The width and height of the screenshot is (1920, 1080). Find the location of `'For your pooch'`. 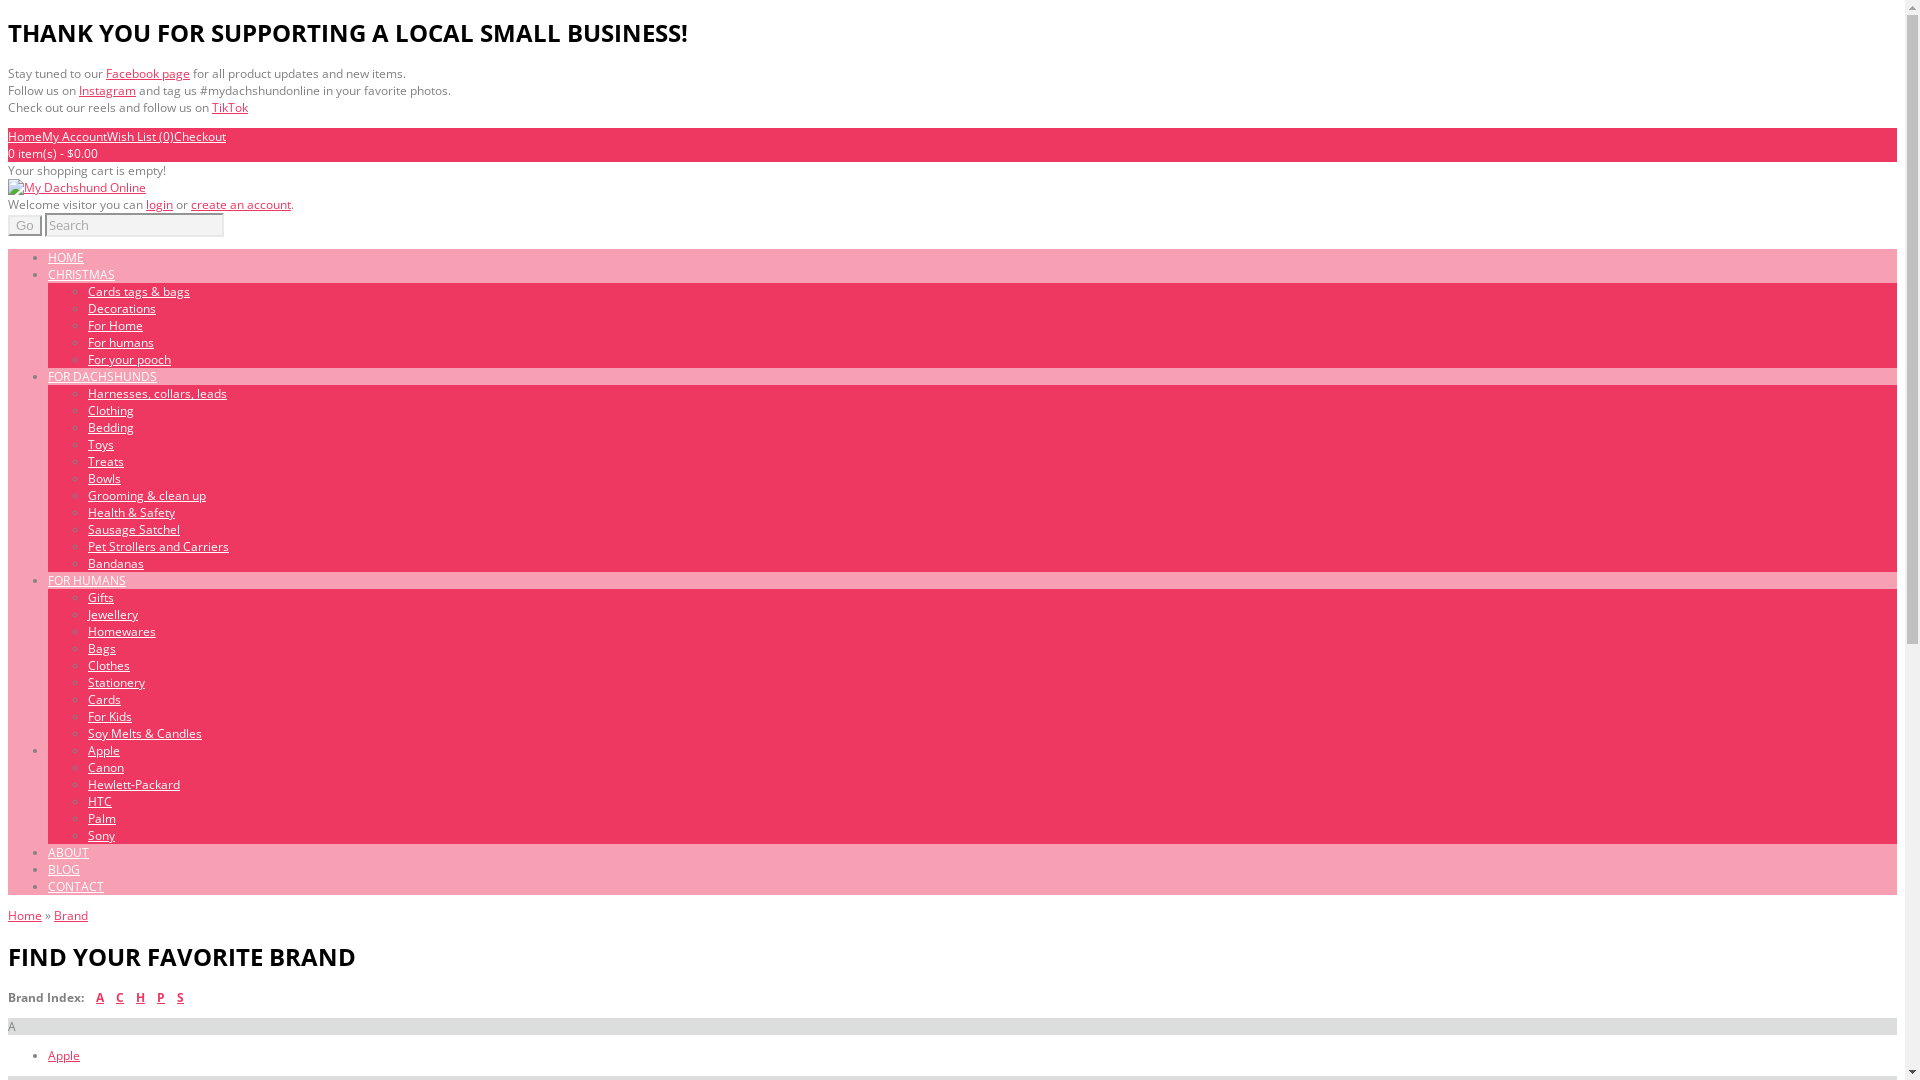

'For your pooch' is located at coordinates (128, 358).